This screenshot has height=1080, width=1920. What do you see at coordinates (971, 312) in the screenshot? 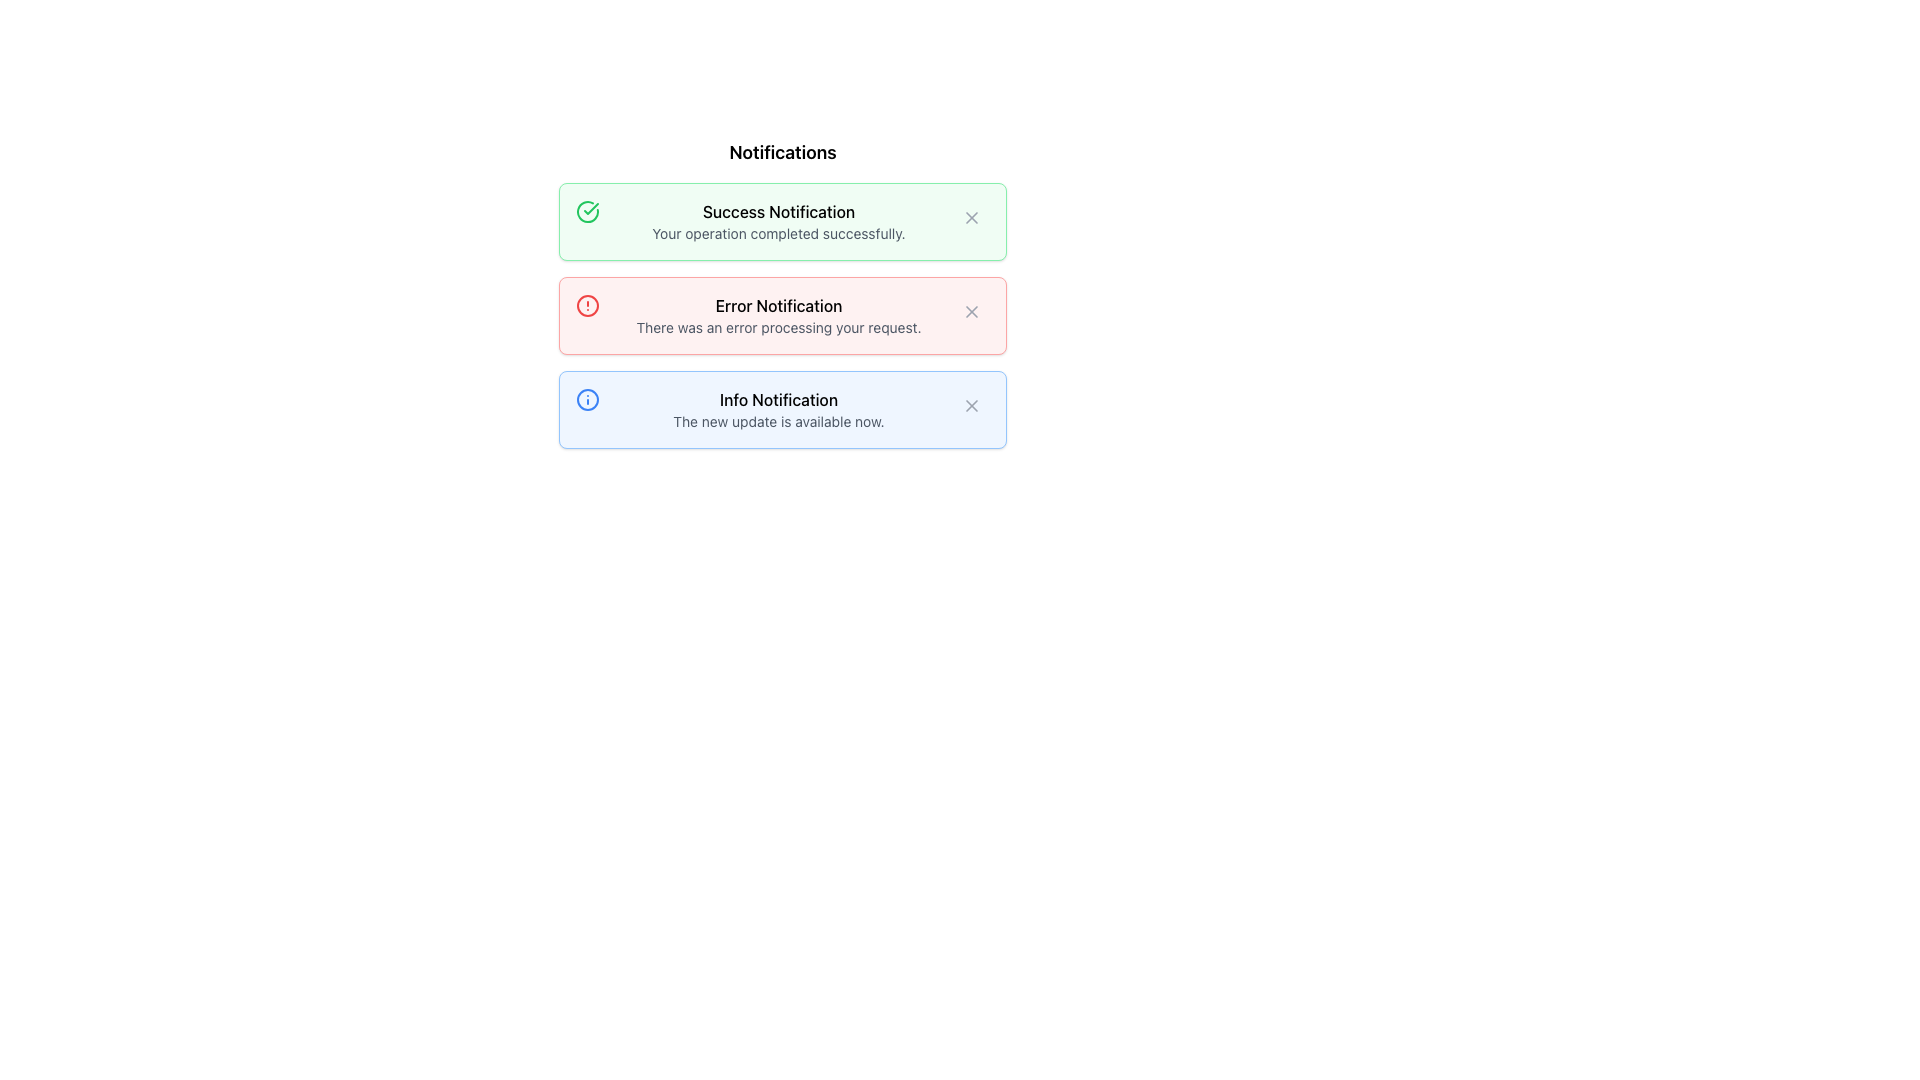
I see `the close button represented by an 'X' icon in the top-right corner of the Error Notification section` at bounding box center [971, 312].